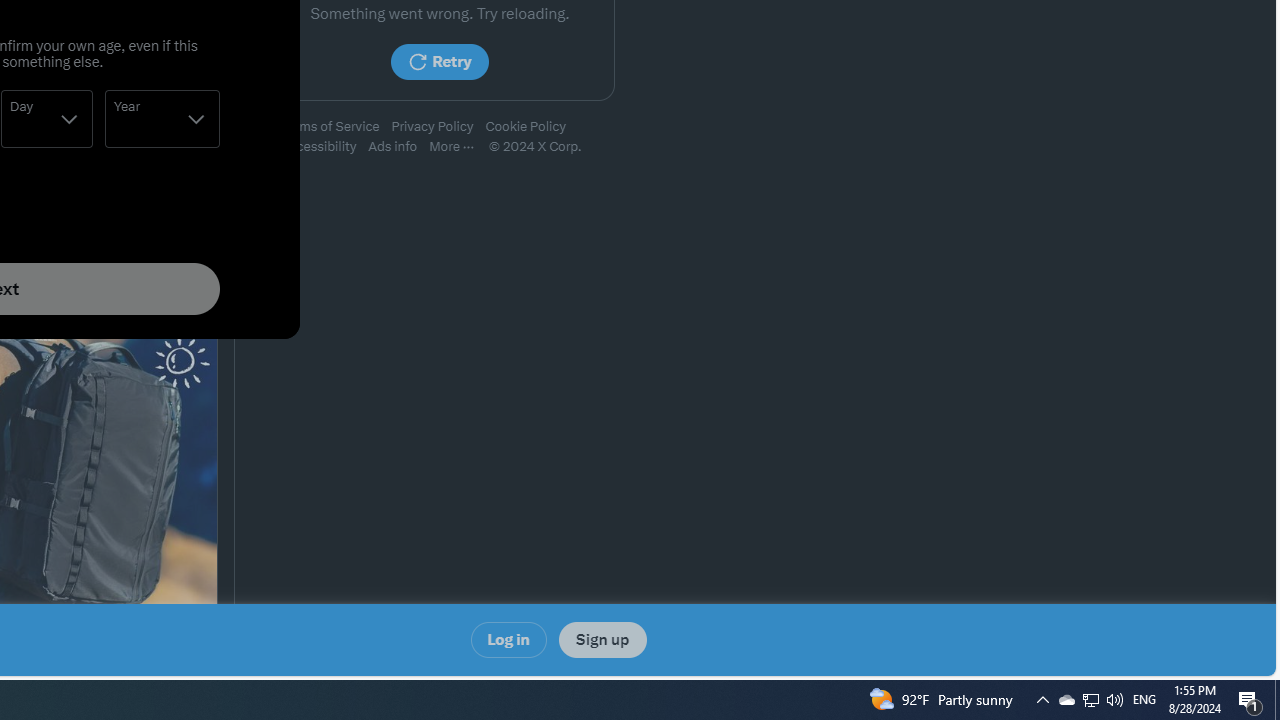  What do you see at coordinates (508, 640) in the screenshot?
I see `'Log in'` at bounding box center [508, 640].